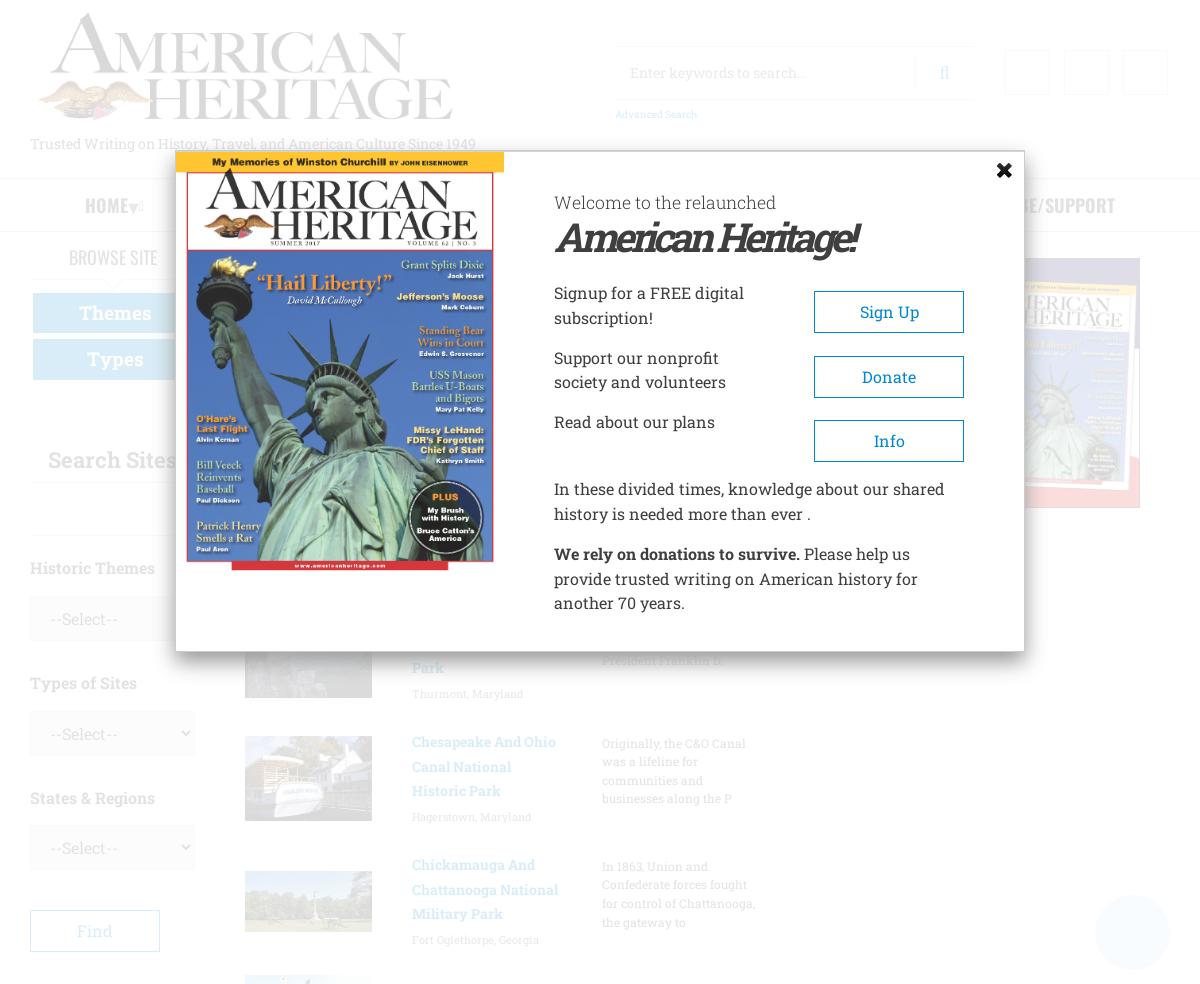 The width and height of the screenshot is (1200, 984). What do you see at coordinates (656, 113) in the screenshot?
I see `'Advanced Search'` at bounding box center [656, 113].